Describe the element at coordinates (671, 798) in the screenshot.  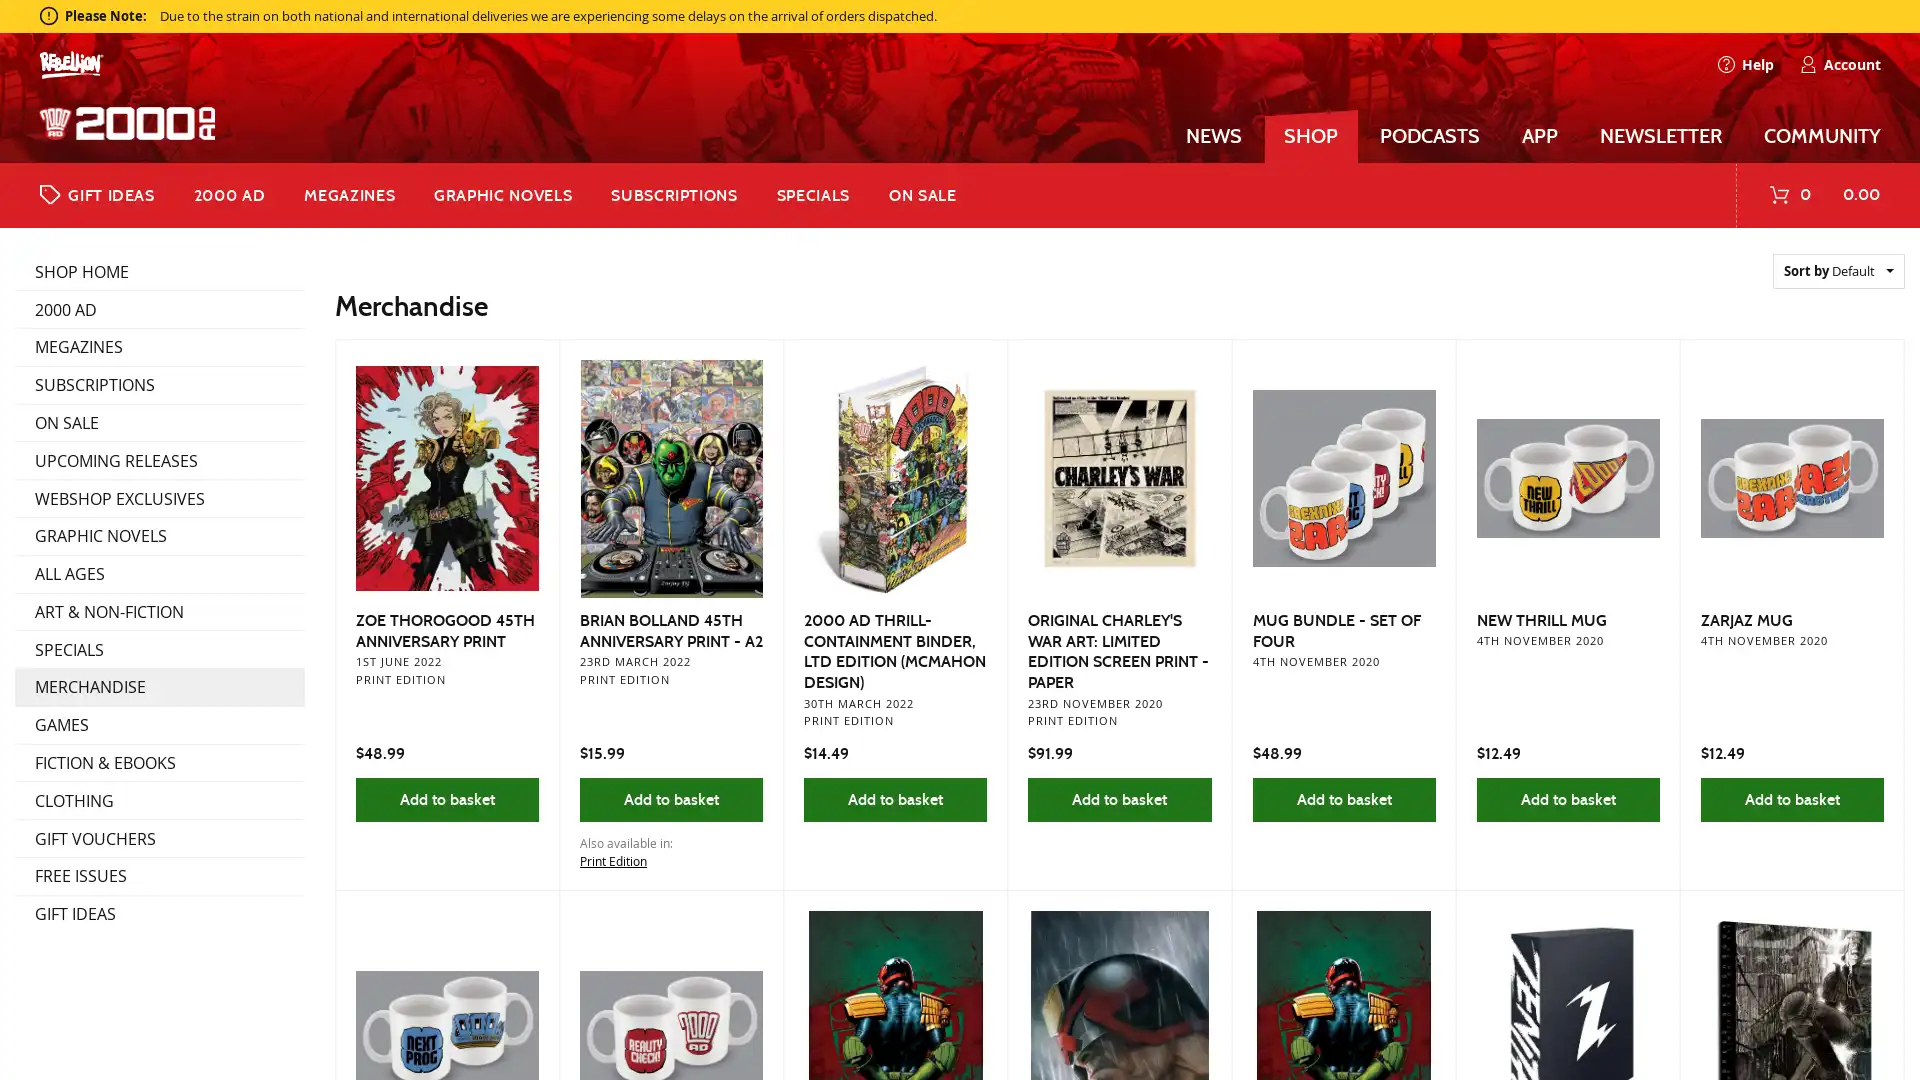
I see `Add to basket` at that location.